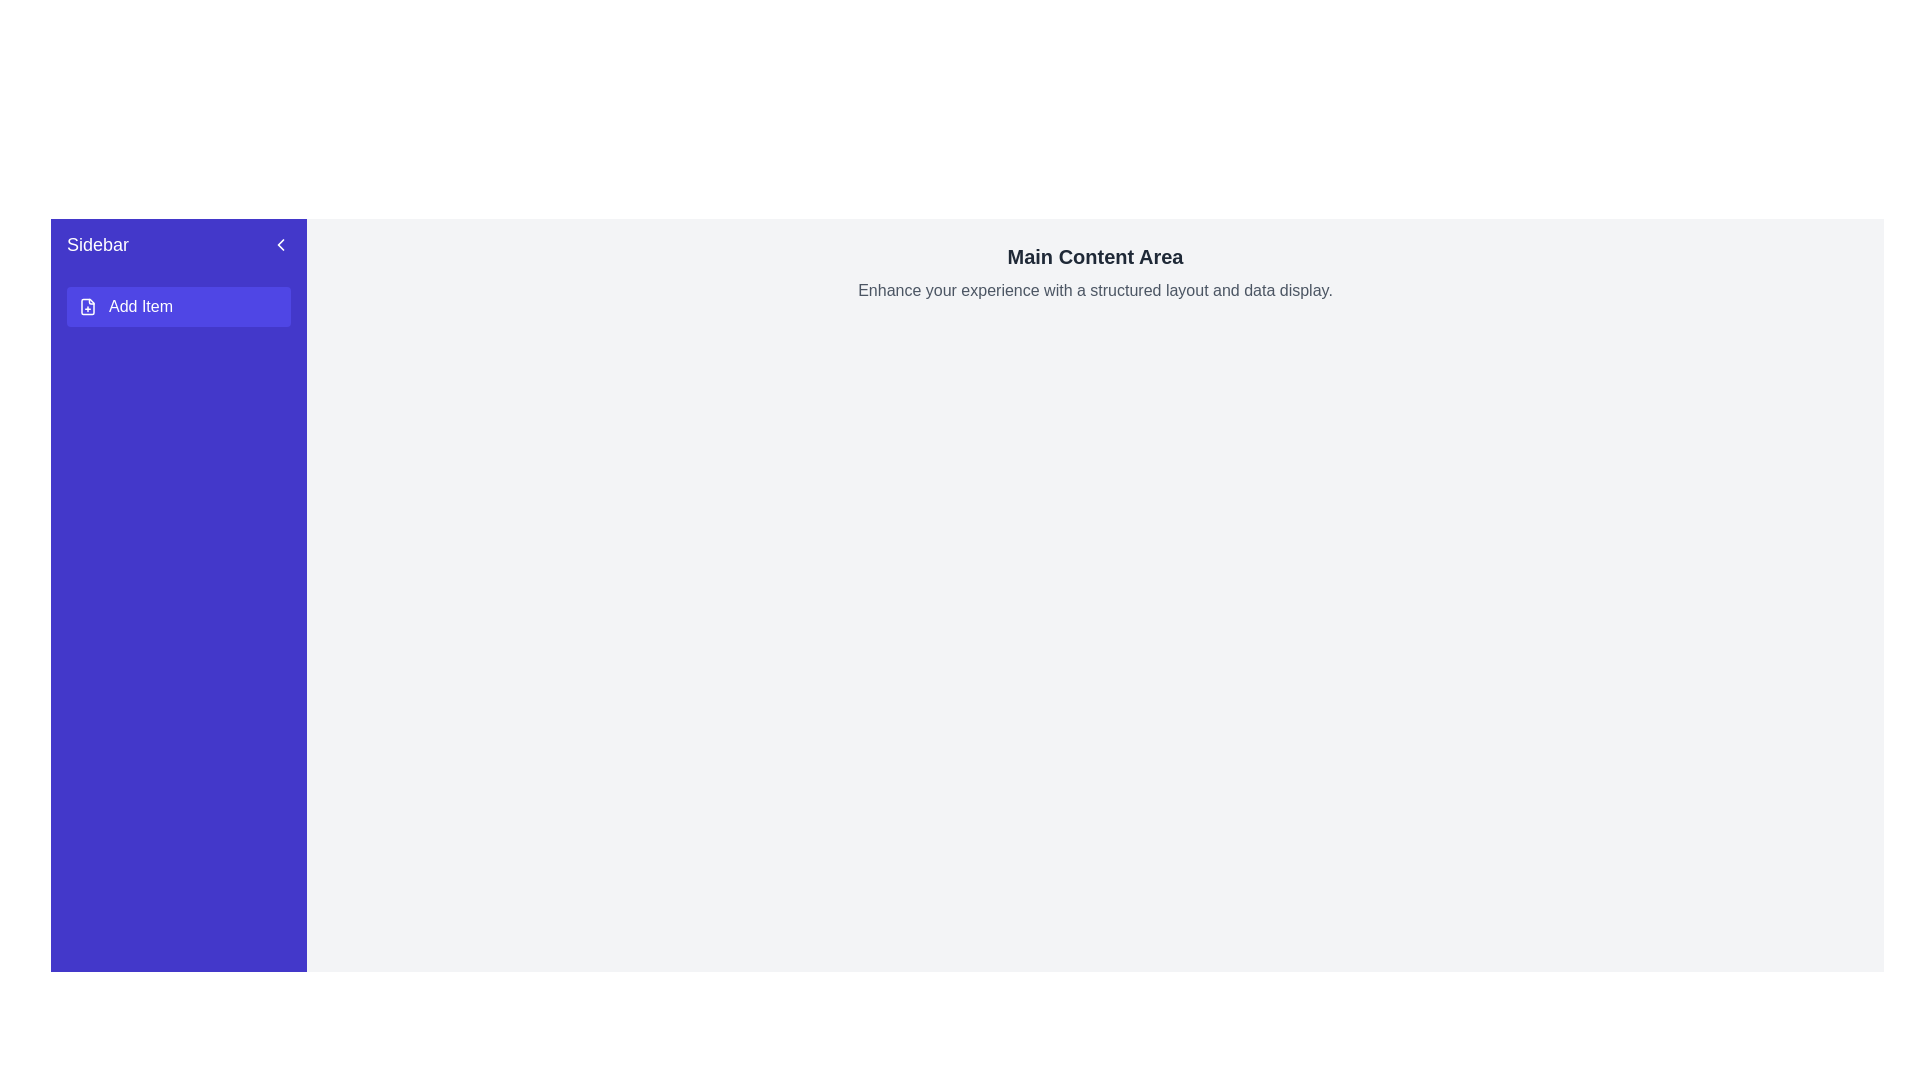 This screenshot has height=1080, width=1920. Describe the element at coordinates (1094, 256) in the screenshot. I see `text label displaying 'Main Content Area' that is prominently positioned in the upper middle region of the interface` at that location.